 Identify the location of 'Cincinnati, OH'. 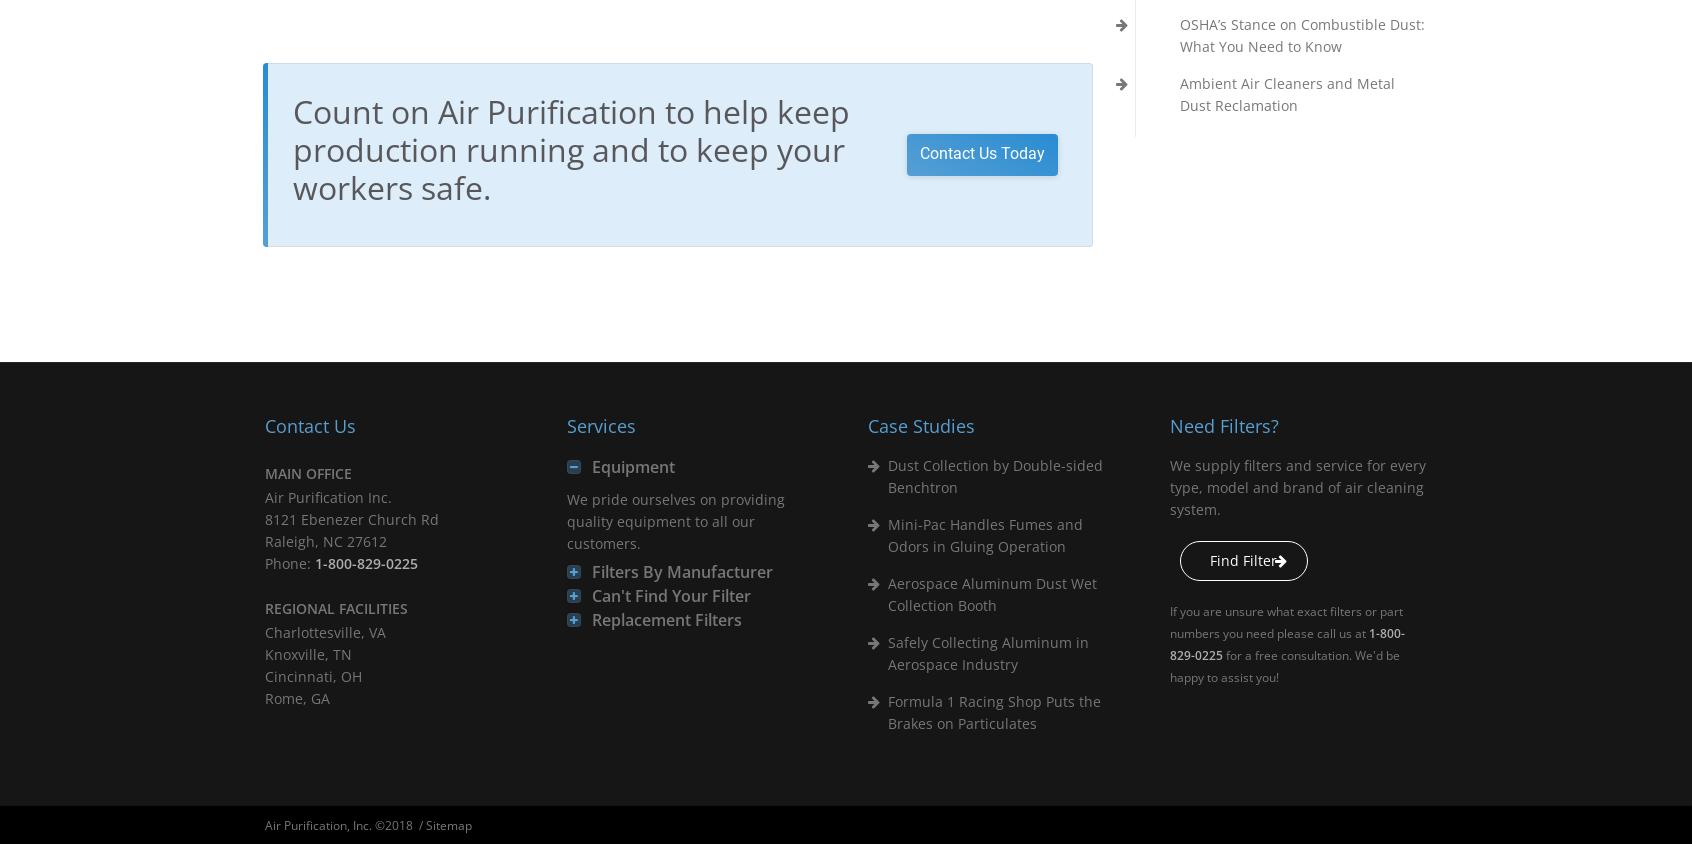
(312, 675).